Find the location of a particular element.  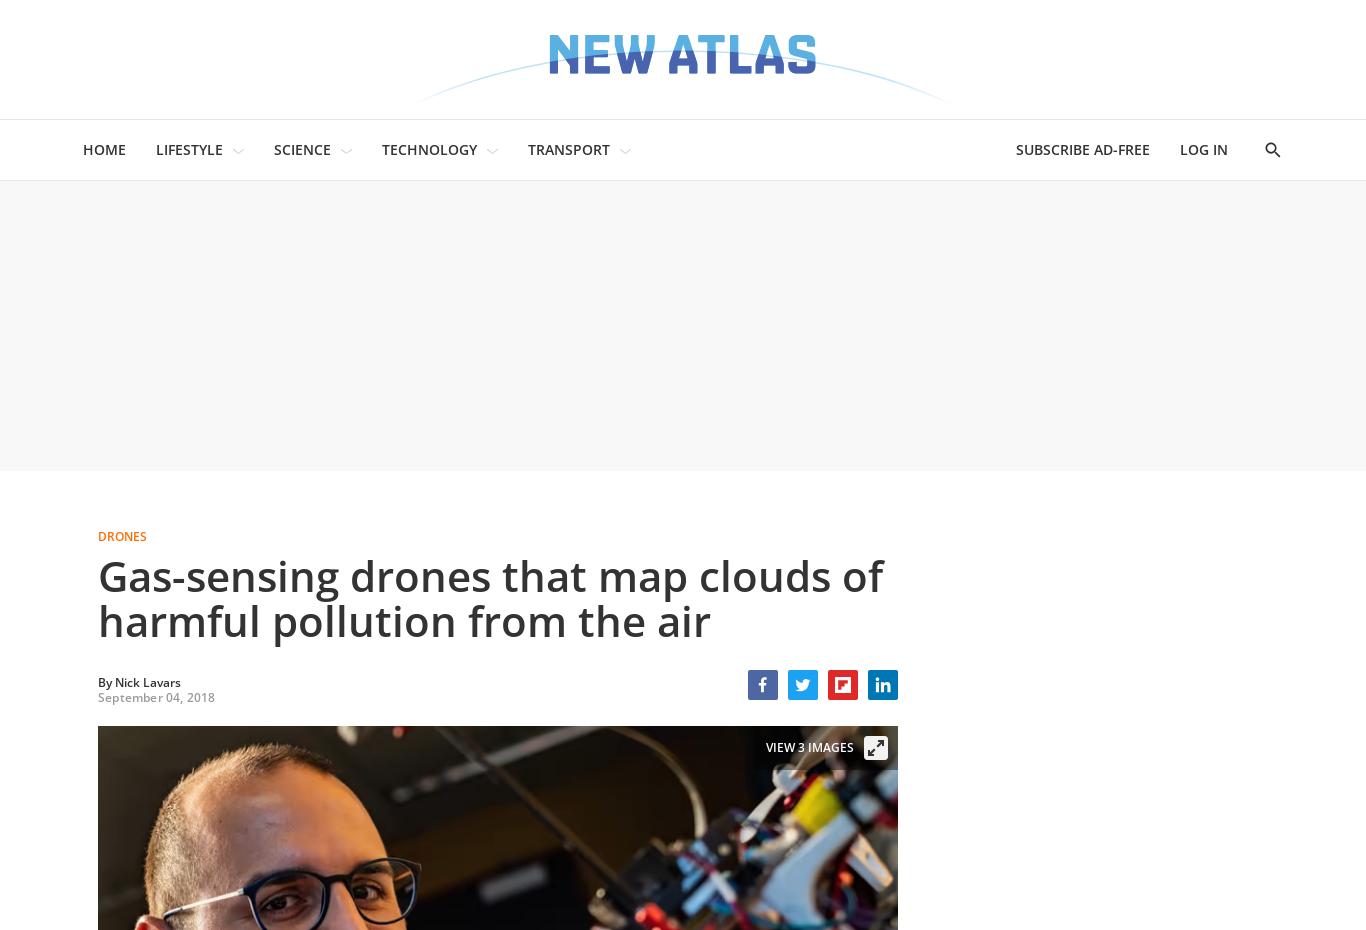

'TRANSPORT' is located at coordinates (568, 149).